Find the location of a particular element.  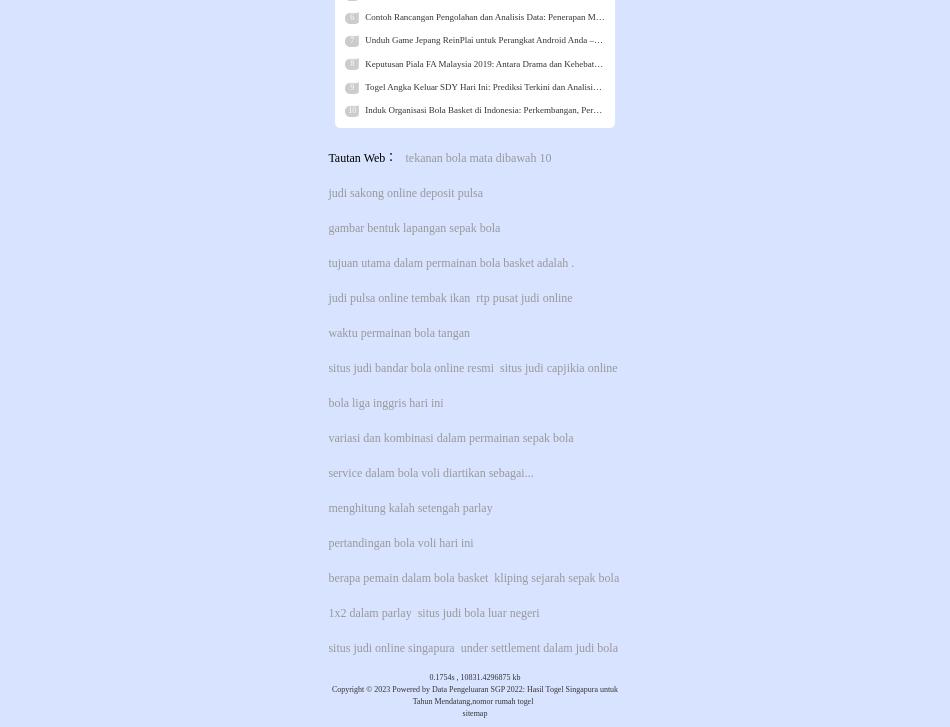

'7' is located at coordinates (350, 40).